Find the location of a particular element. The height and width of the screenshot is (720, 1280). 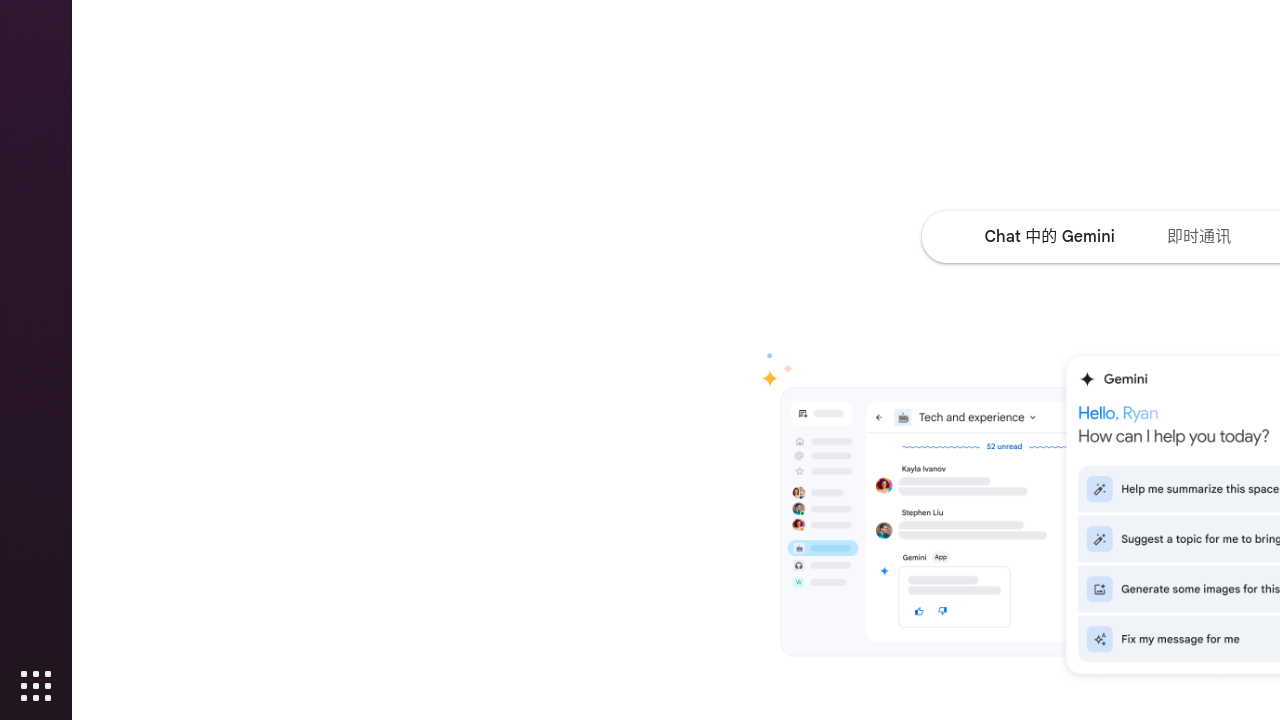

'Show Applications' is located at coordinates (35, 685).